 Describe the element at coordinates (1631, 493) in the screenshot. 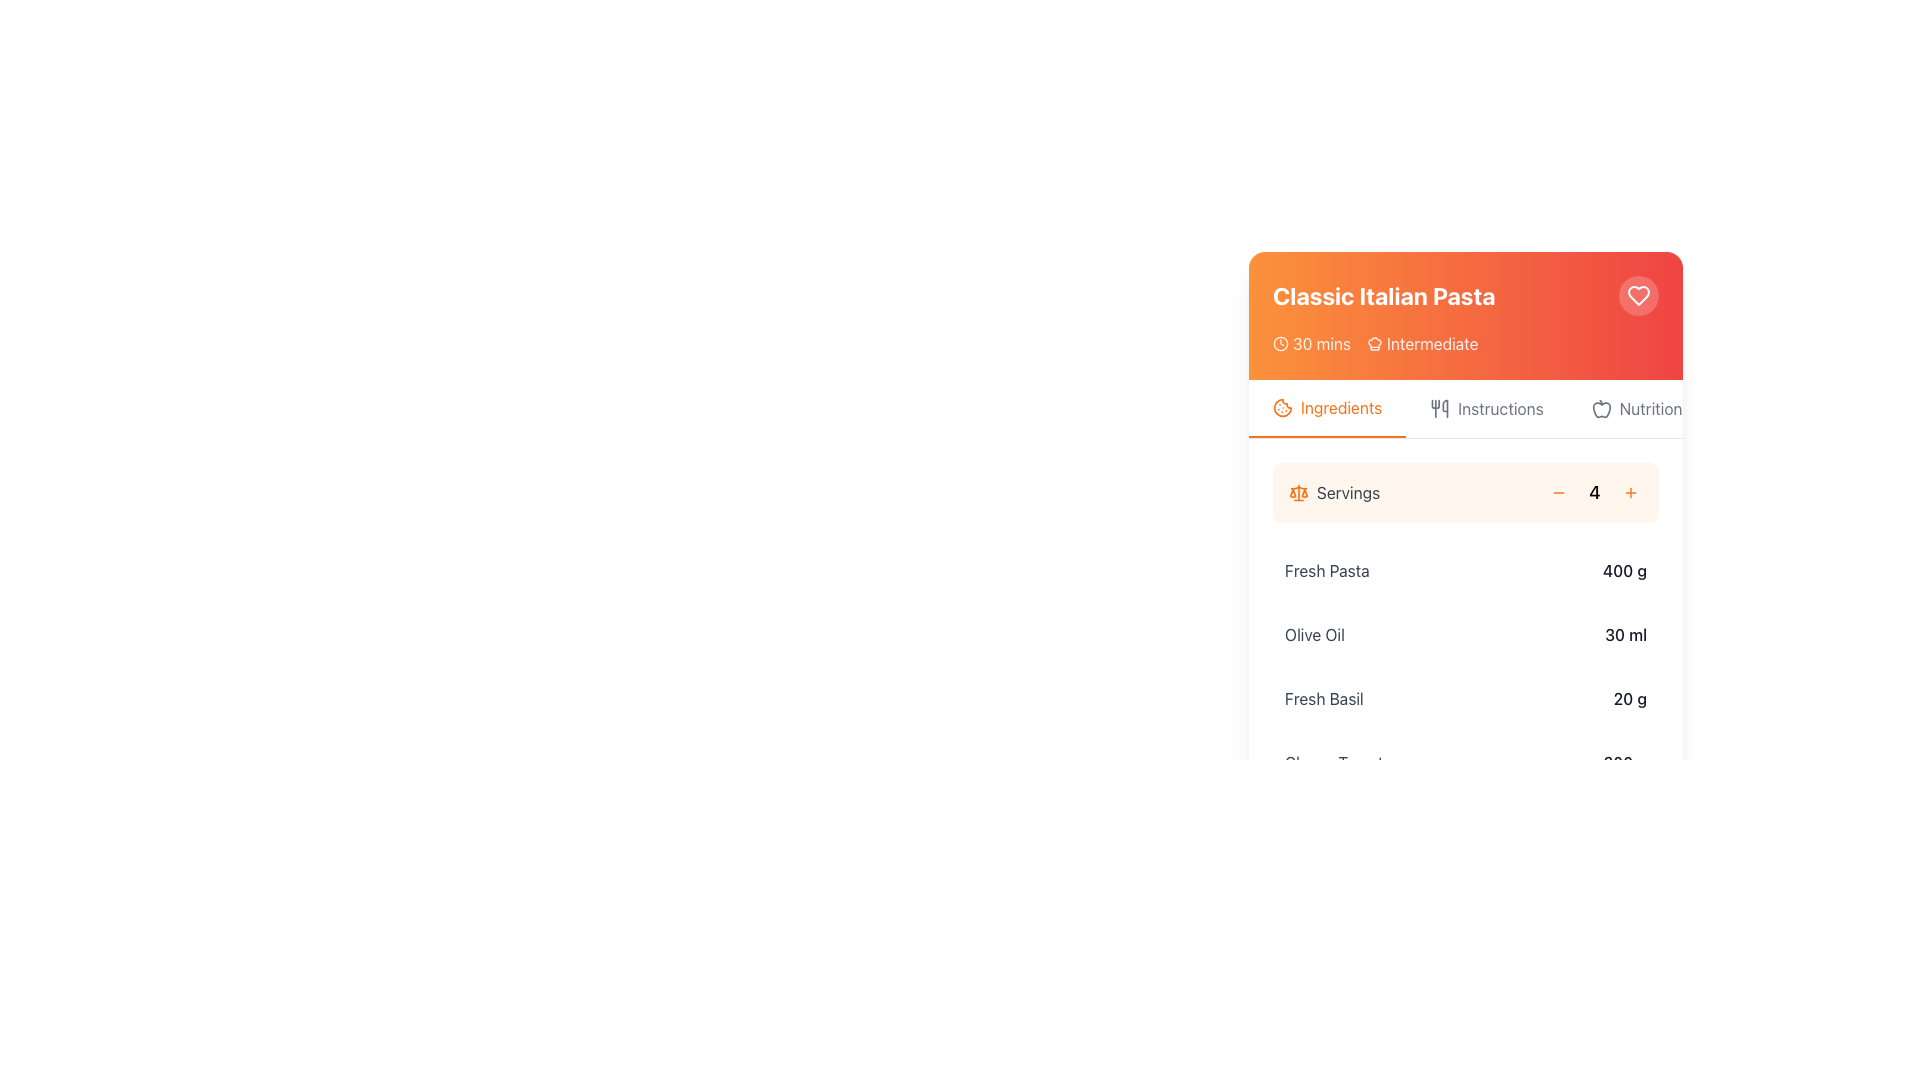

I see `the button used to increase the quantity of servings, located to the right of the numeric display '4' in the serving adjustment section` at that location.